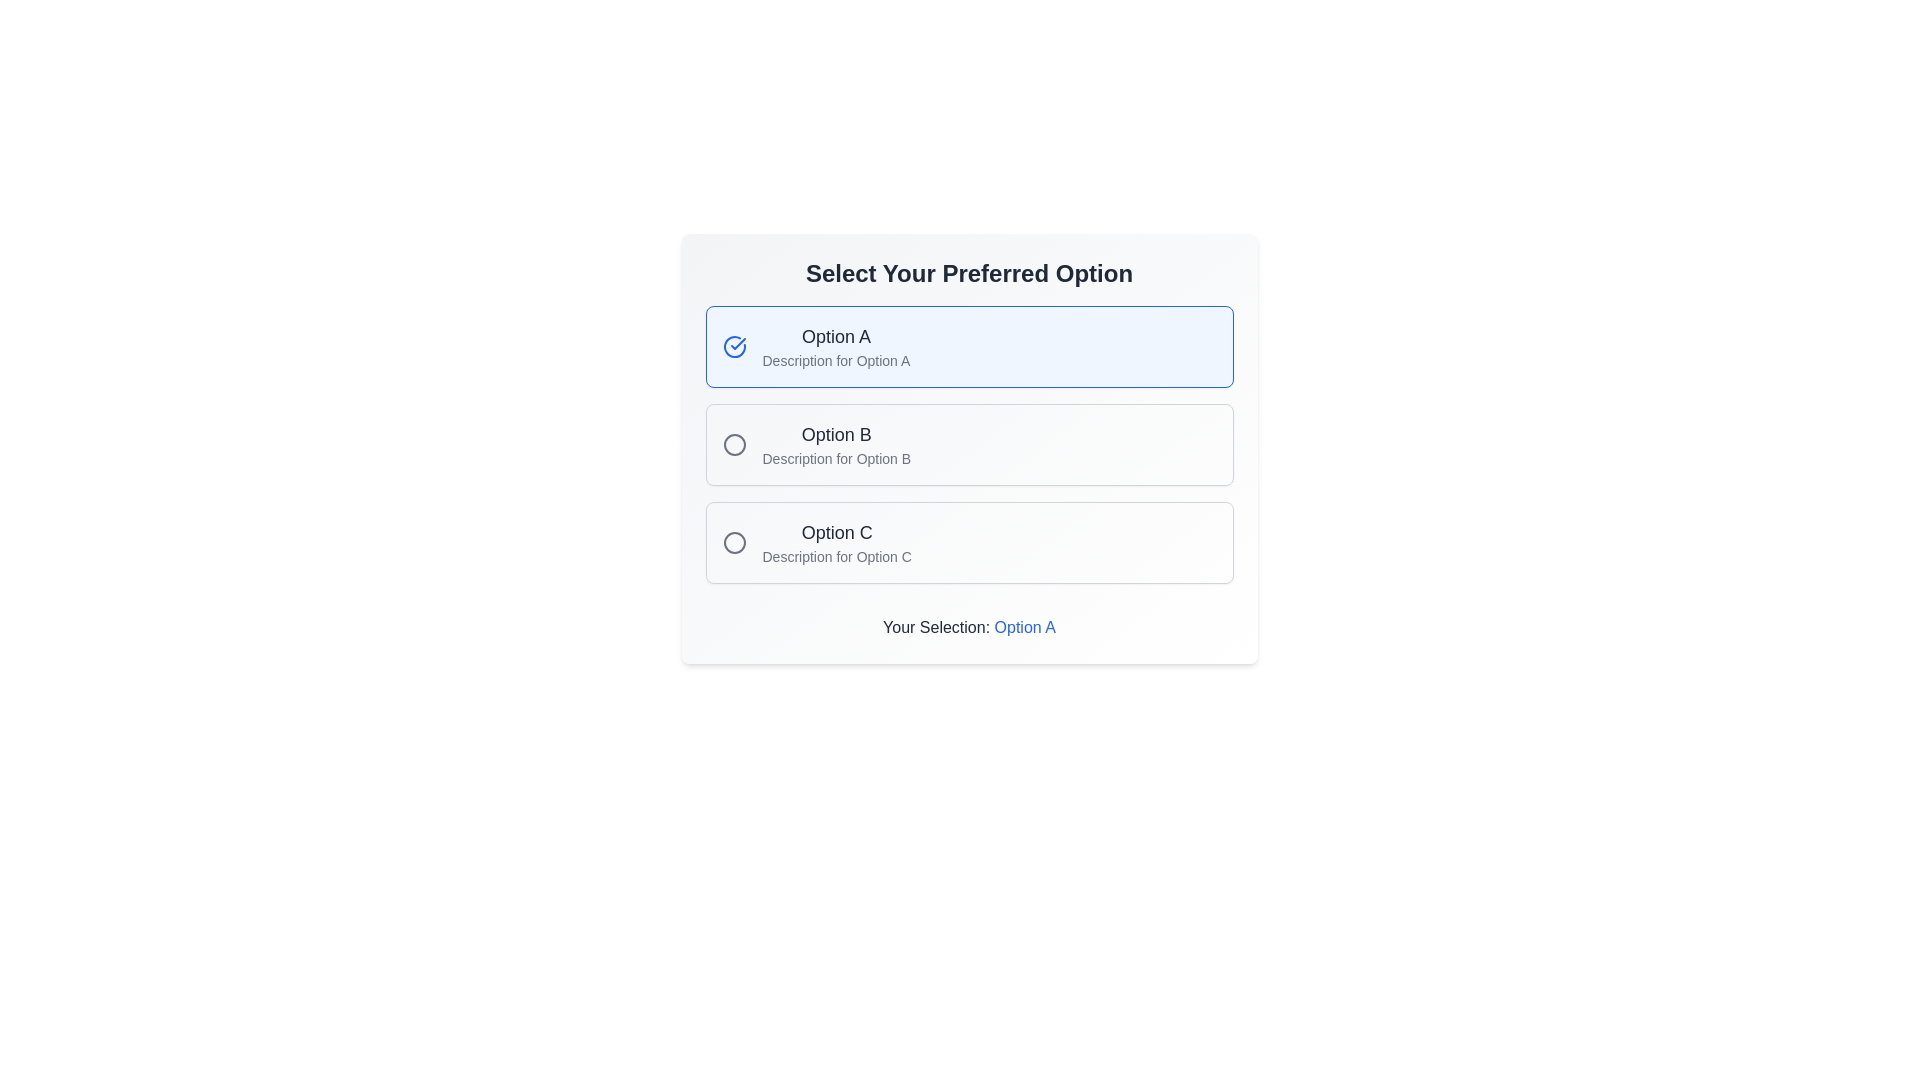 Image resolution: width=1920 pixels, height=1080 pixels. I want to click on the circular selectable indicator icon with a blue border and checkmark inside, located to the left of 'Option A' in the selection panel, so click(733, 346).